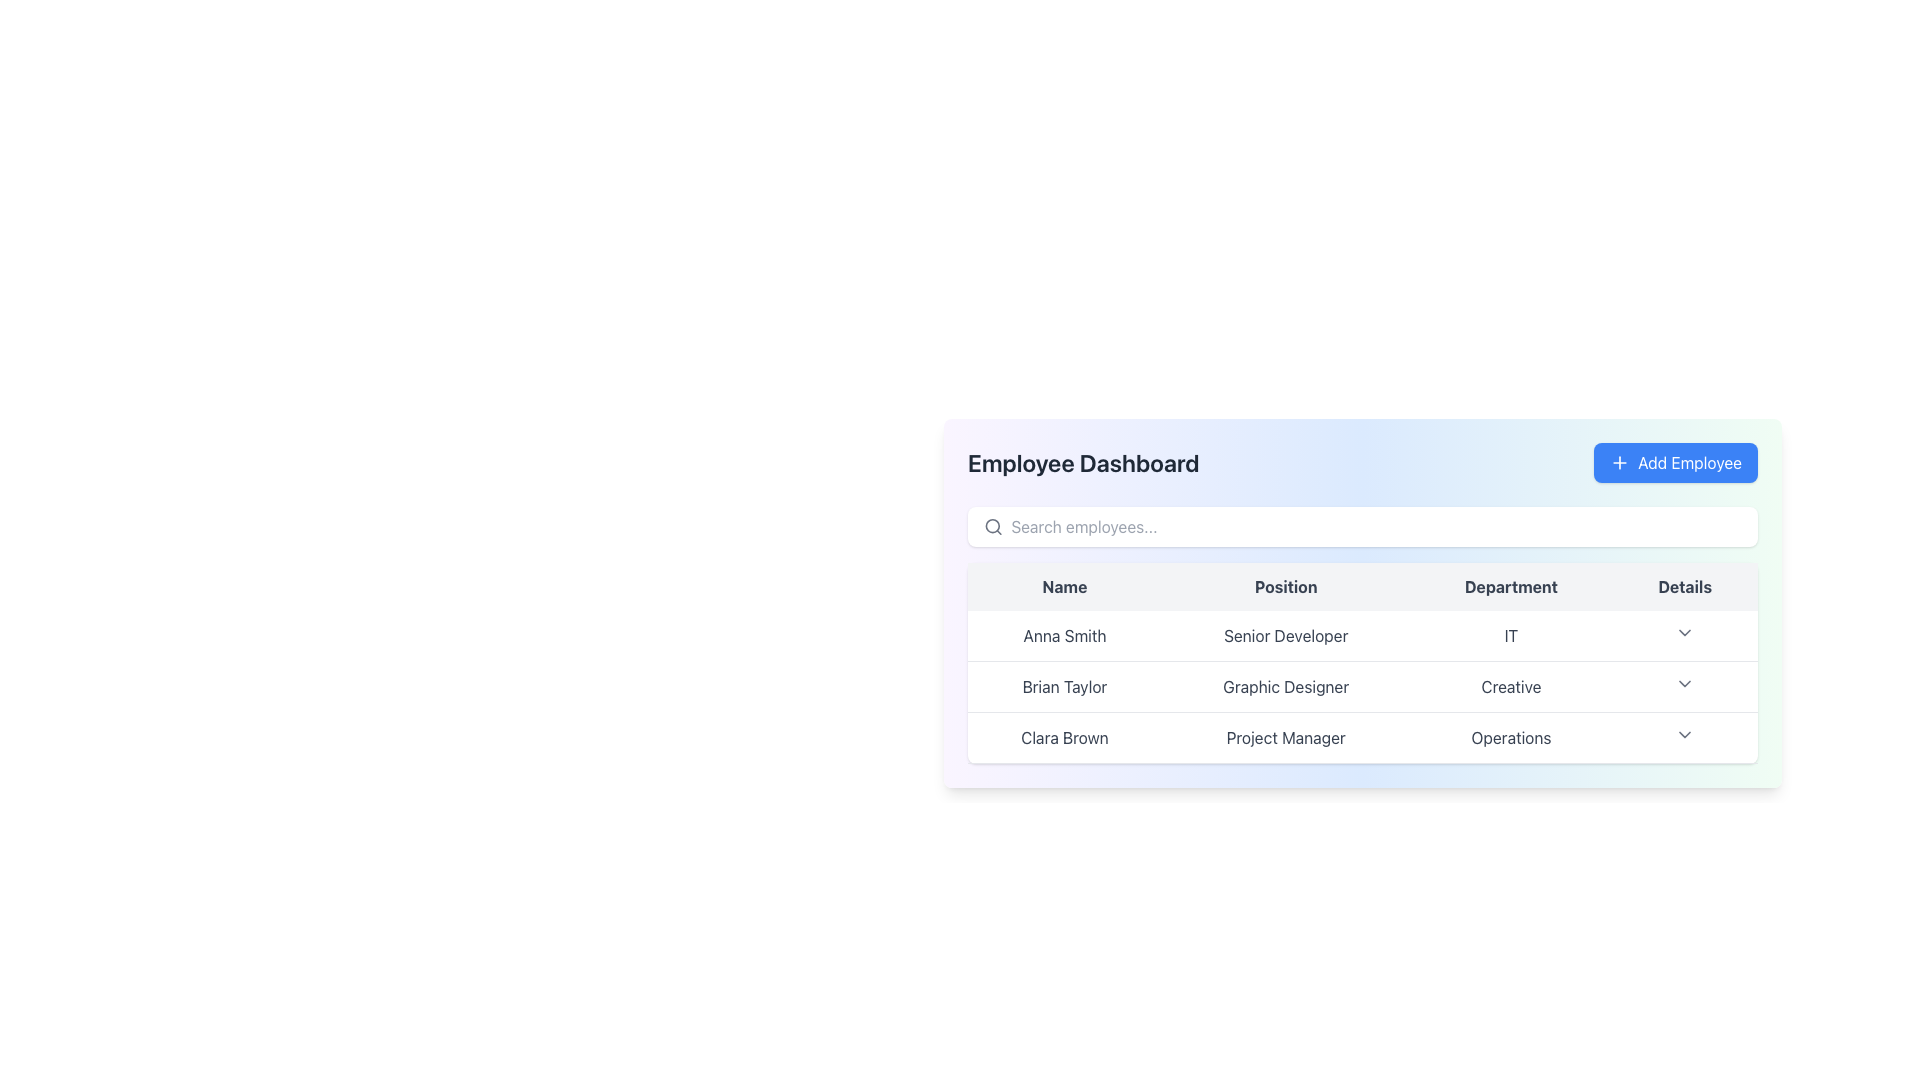 The width and height of the screenshot is (1920, 1080). Describe the element at coordinates (1684, 585) in the screenshot. I see `the Text label that serves as the header for the last column in the table, indicating the content related to the rows` at that location.